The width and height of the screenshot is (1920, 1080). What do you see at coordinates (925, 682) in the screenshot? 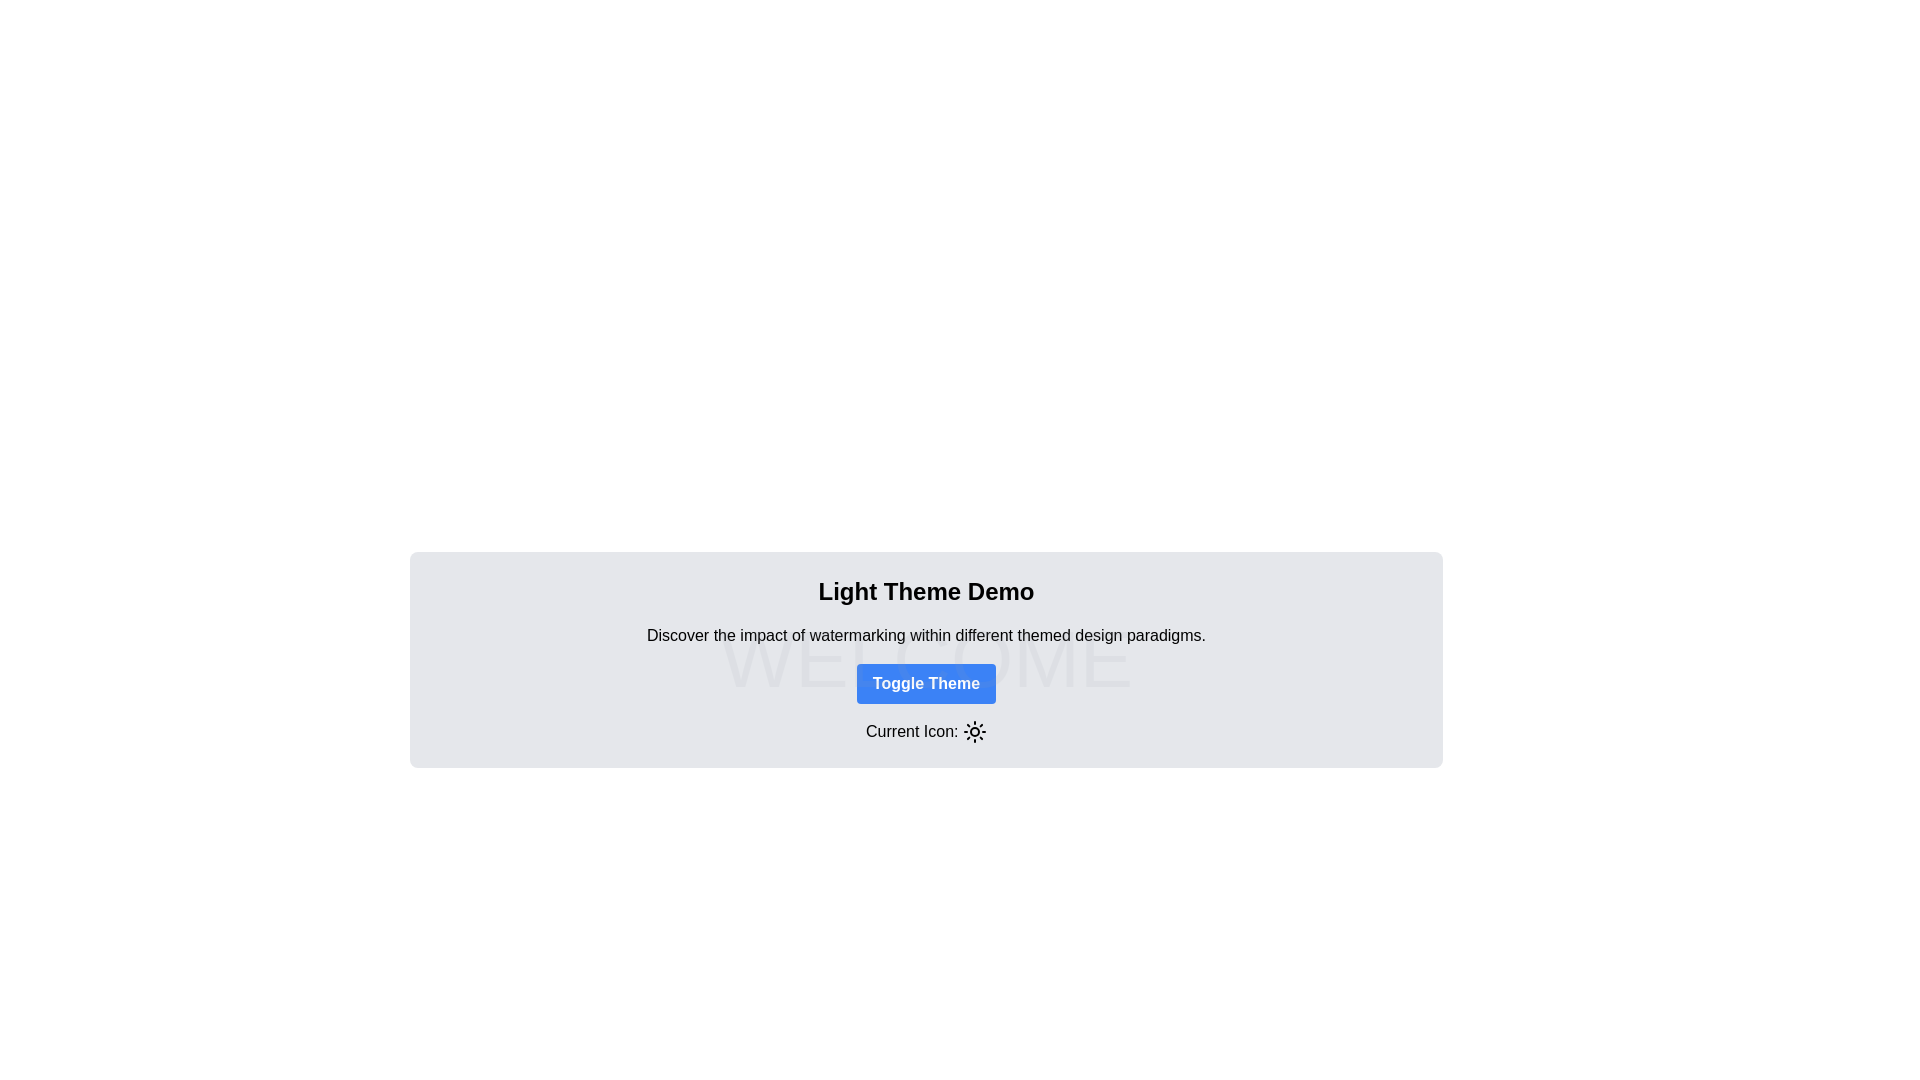
I see `the 'Toggle Theme' button, which is a rectangular button with a bold, white font on a blue background` at bounding box center [925, 682].